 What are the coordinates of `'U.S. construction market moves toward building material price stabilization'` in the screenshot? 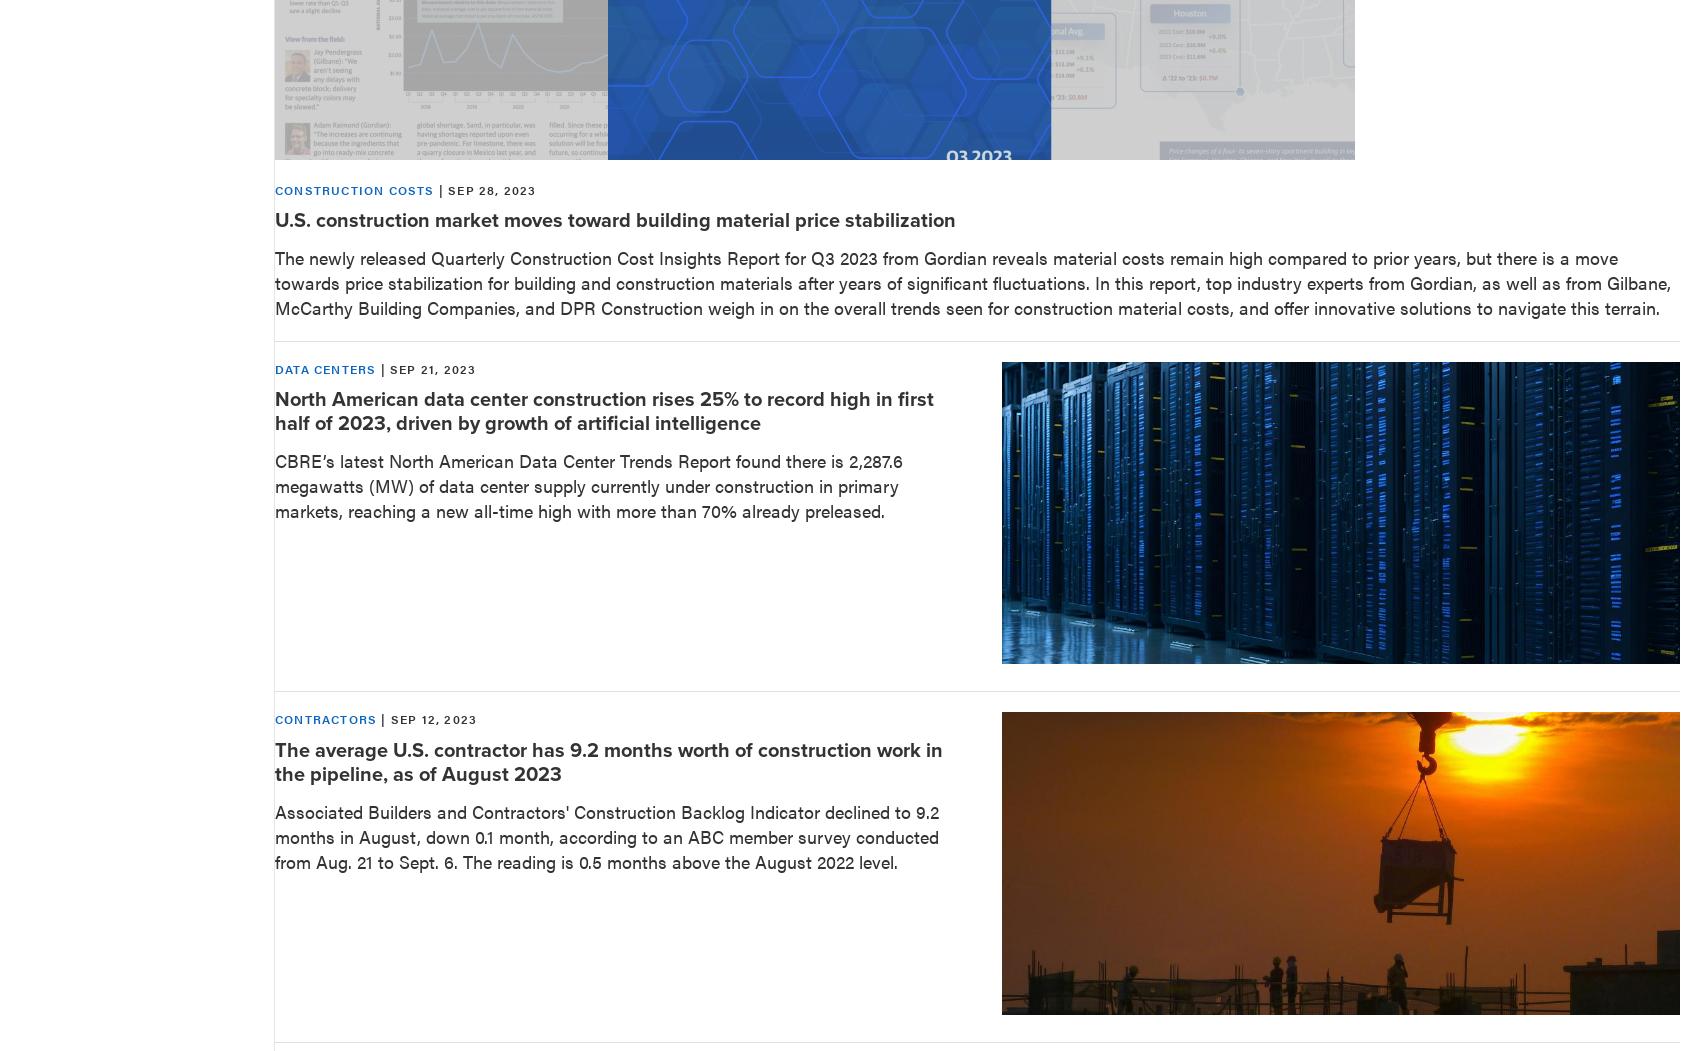 It's located at (615, 218).